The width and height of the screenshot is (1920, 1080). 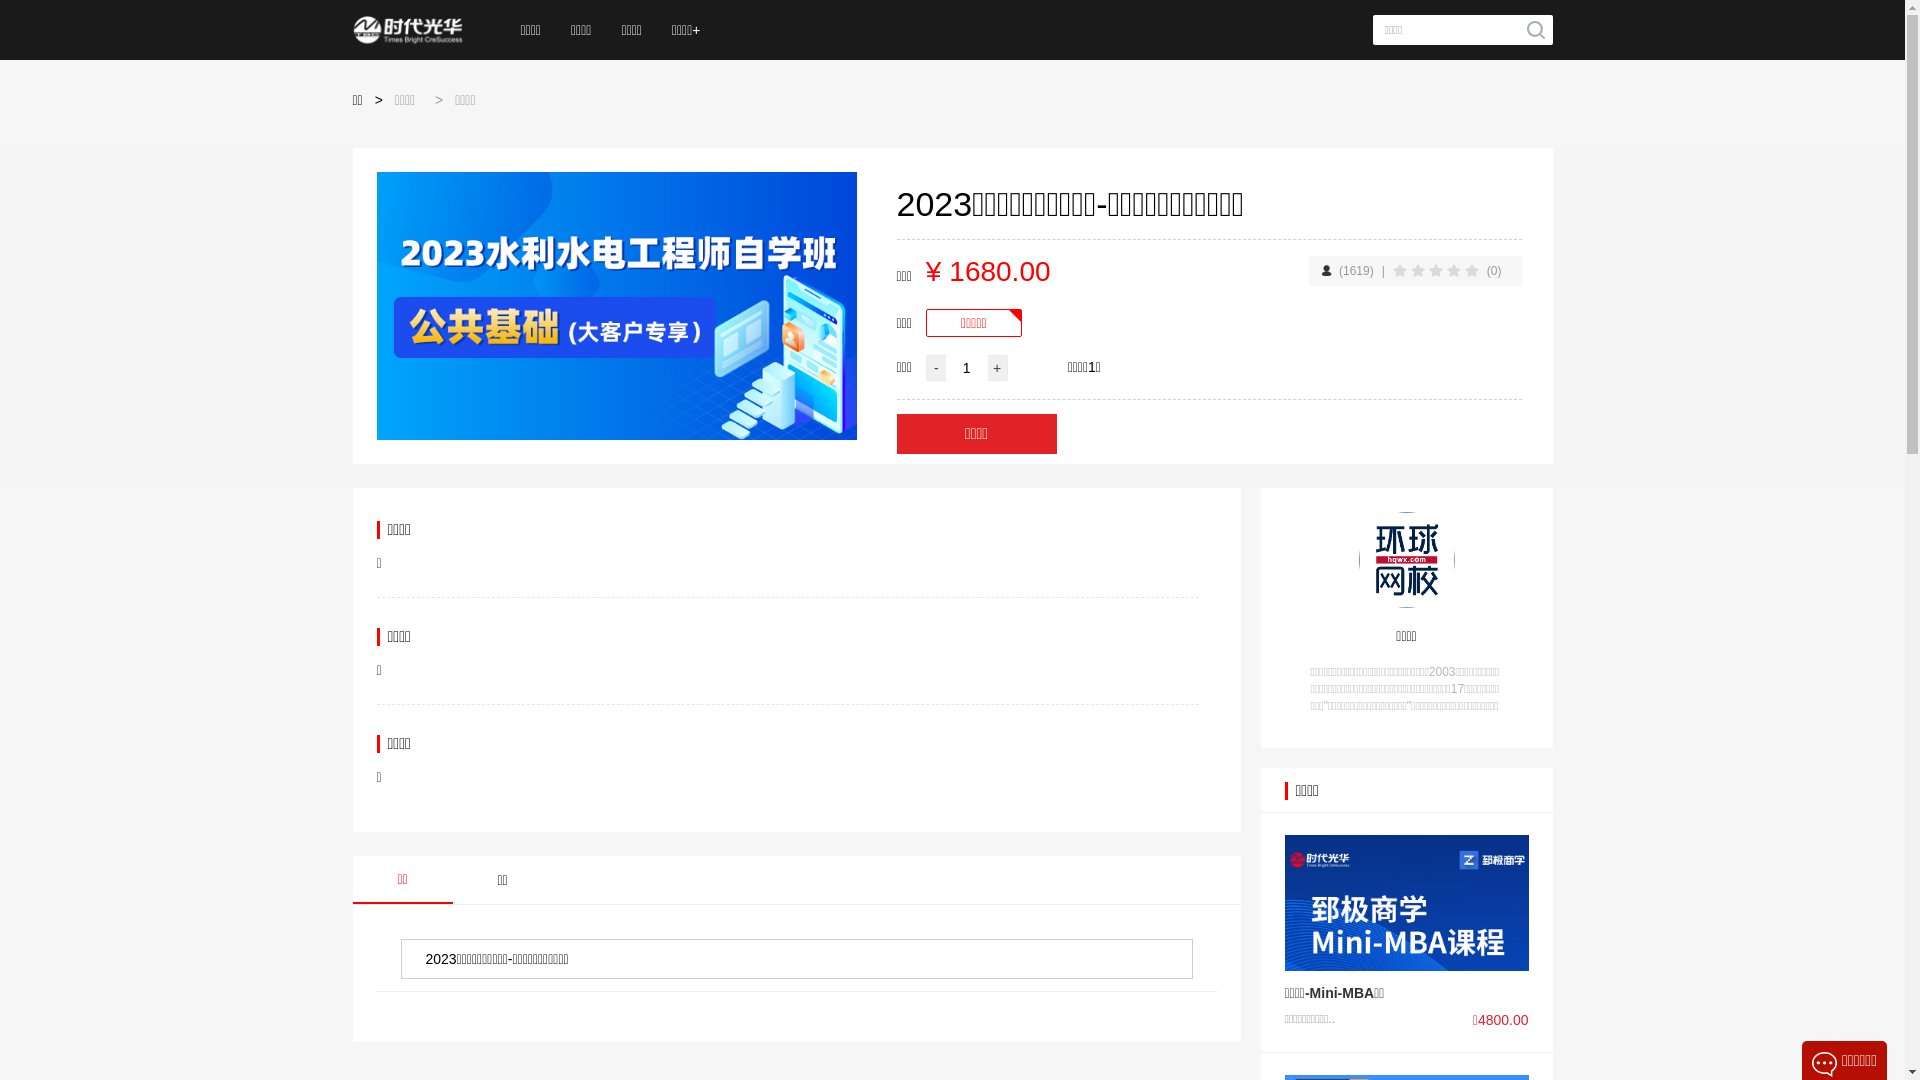 What do you see at coordinates (998, 367) in the screenshot?
I see `'+'` at bounding box center [998, 367].